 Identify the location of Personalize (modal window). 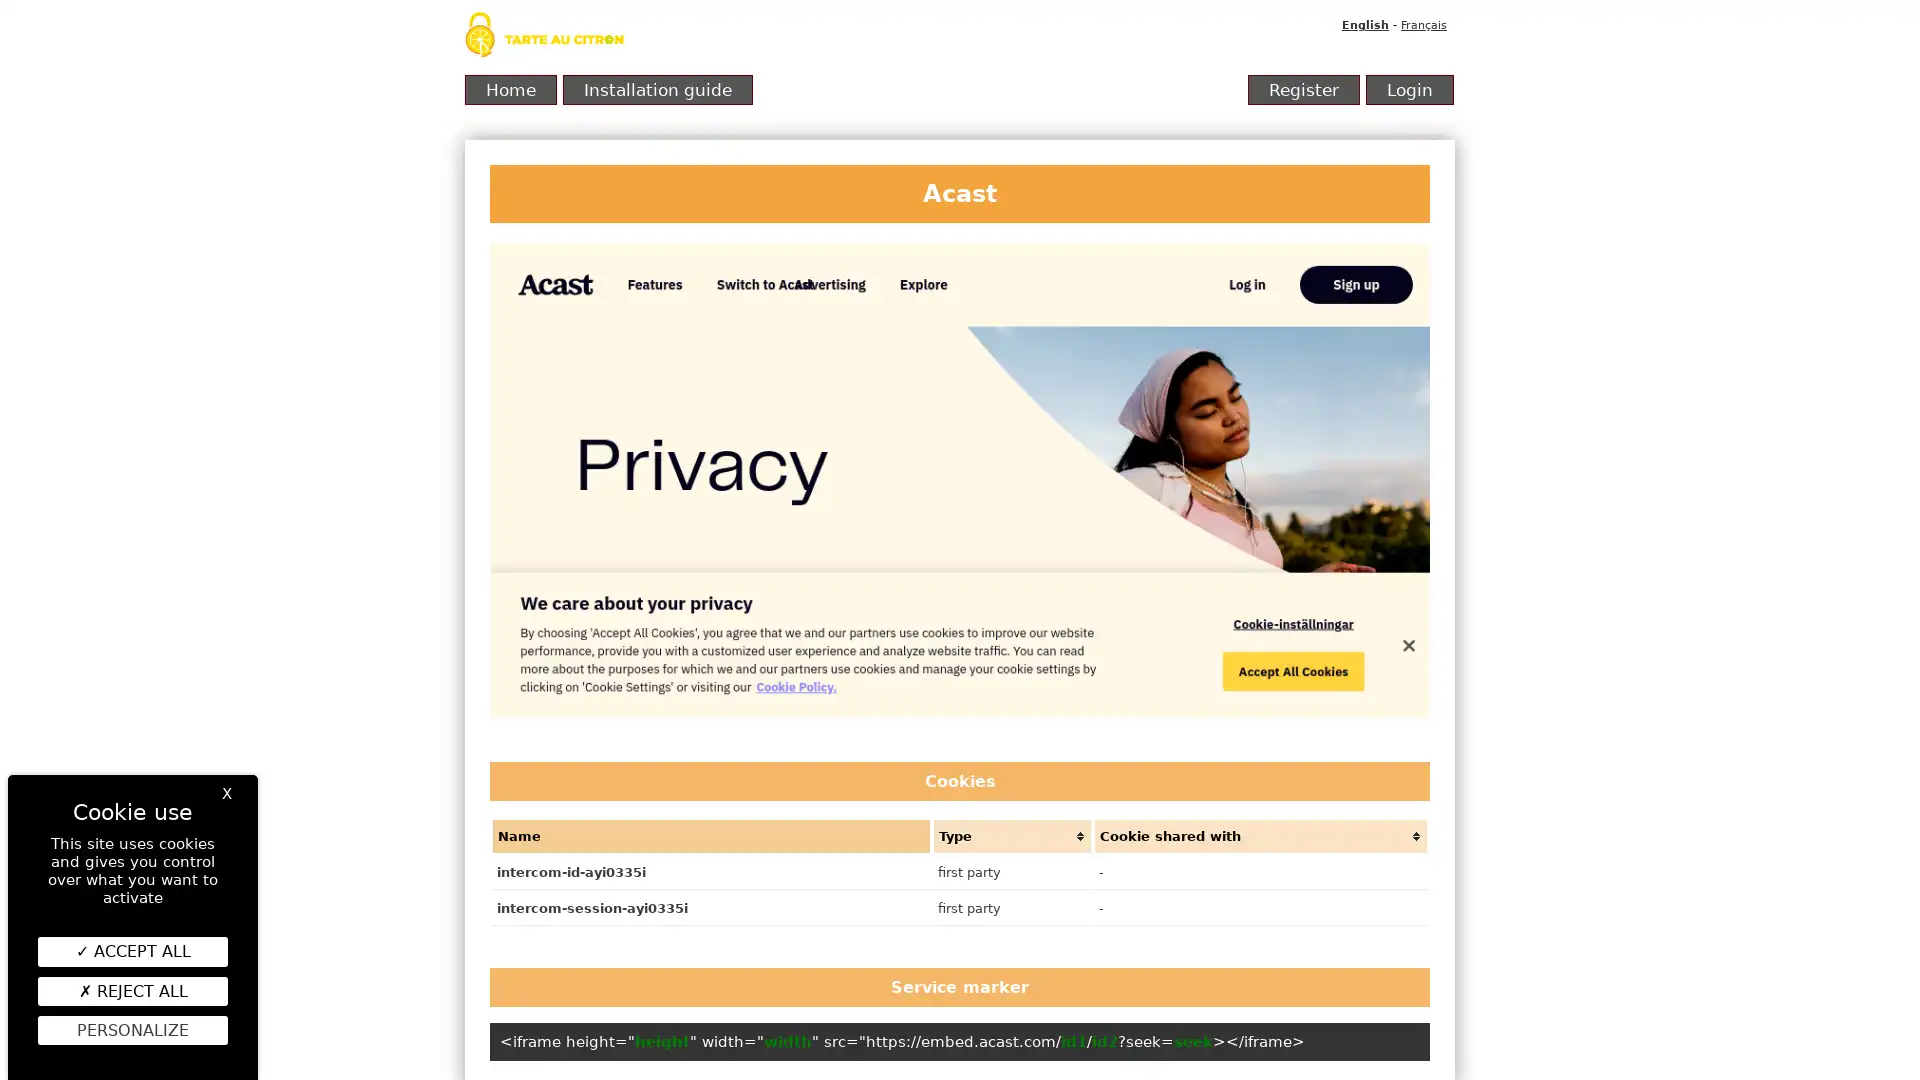
(132, 1029).